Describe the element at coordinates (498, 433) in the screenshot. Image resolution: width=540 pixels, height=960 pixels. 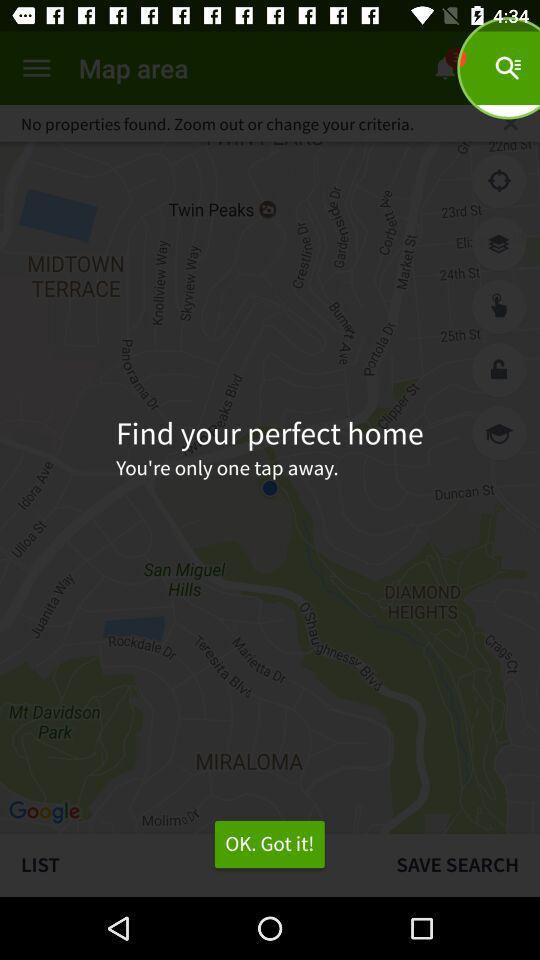
I see `item to the right of find your perfect` at that location.